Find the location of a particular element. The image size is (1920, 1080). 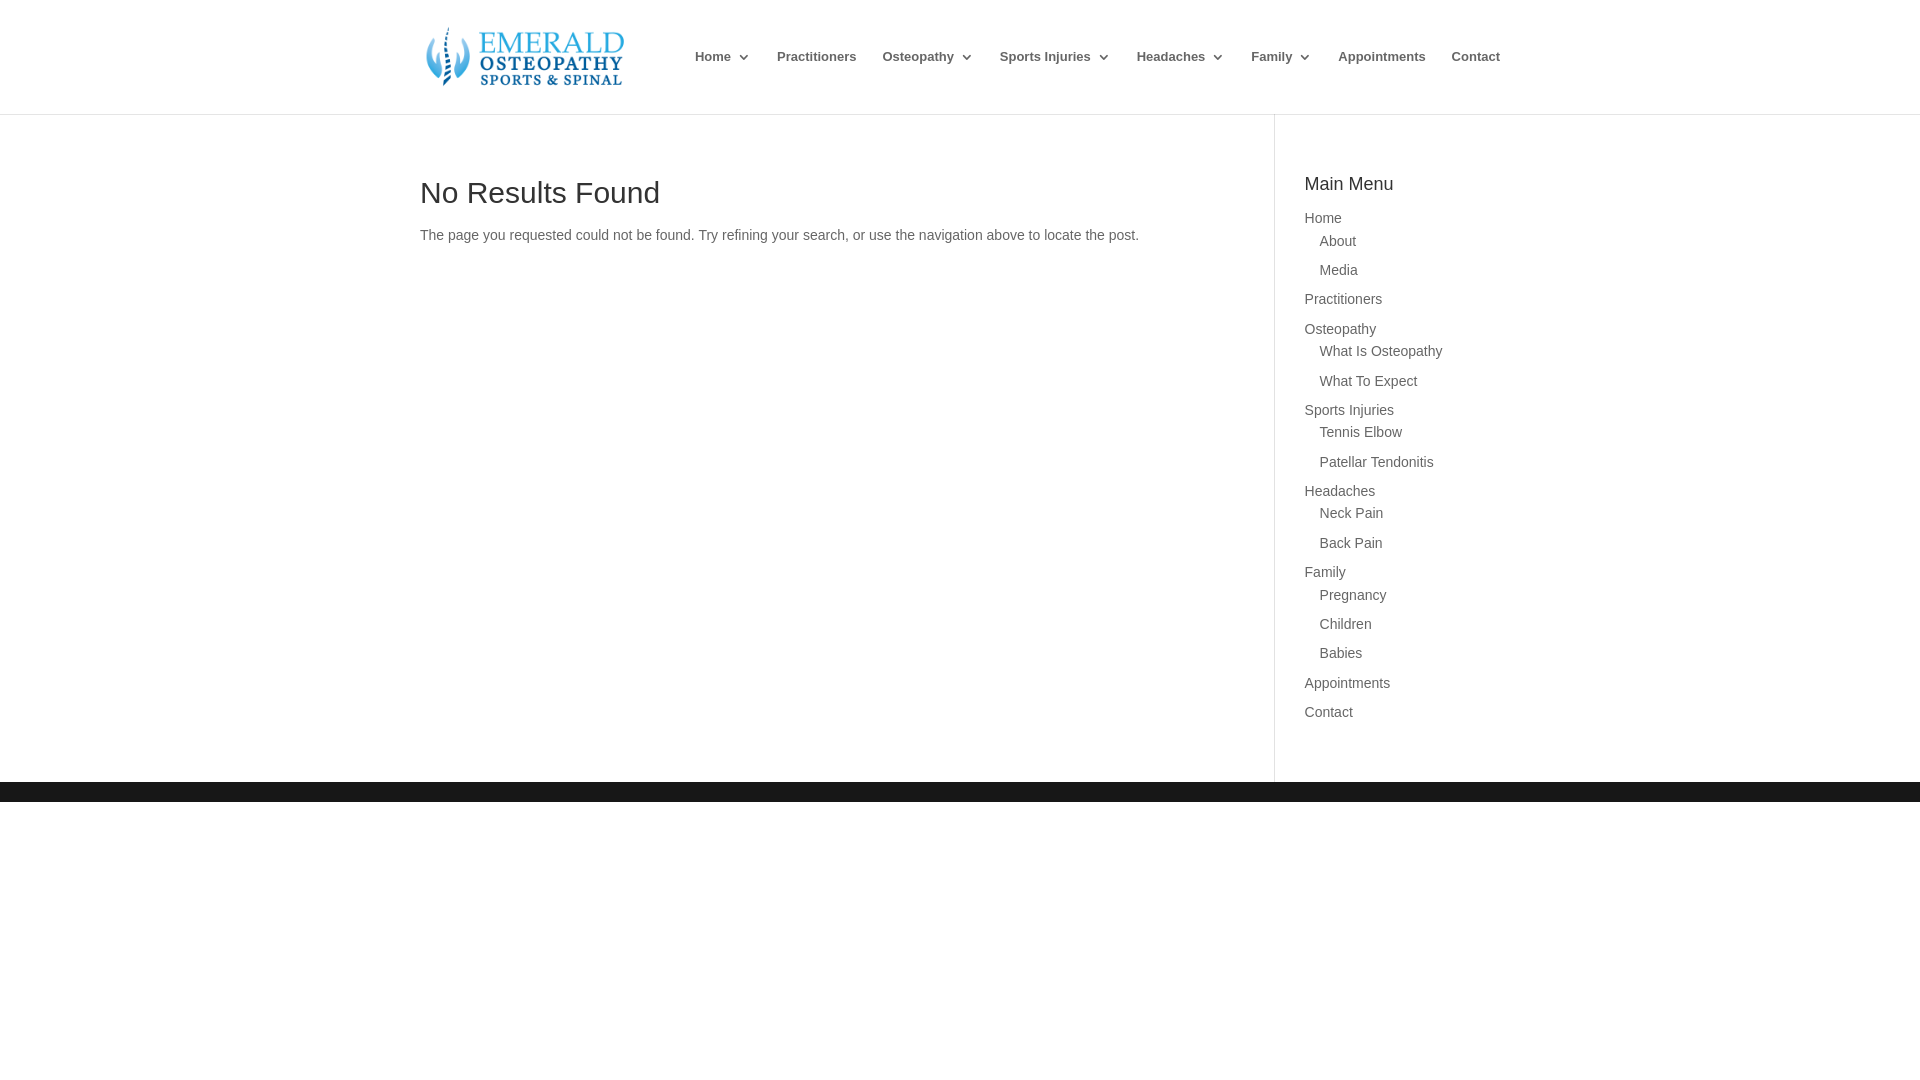

'Patellar Tendonitis' is located at coordinates (1376, 462).